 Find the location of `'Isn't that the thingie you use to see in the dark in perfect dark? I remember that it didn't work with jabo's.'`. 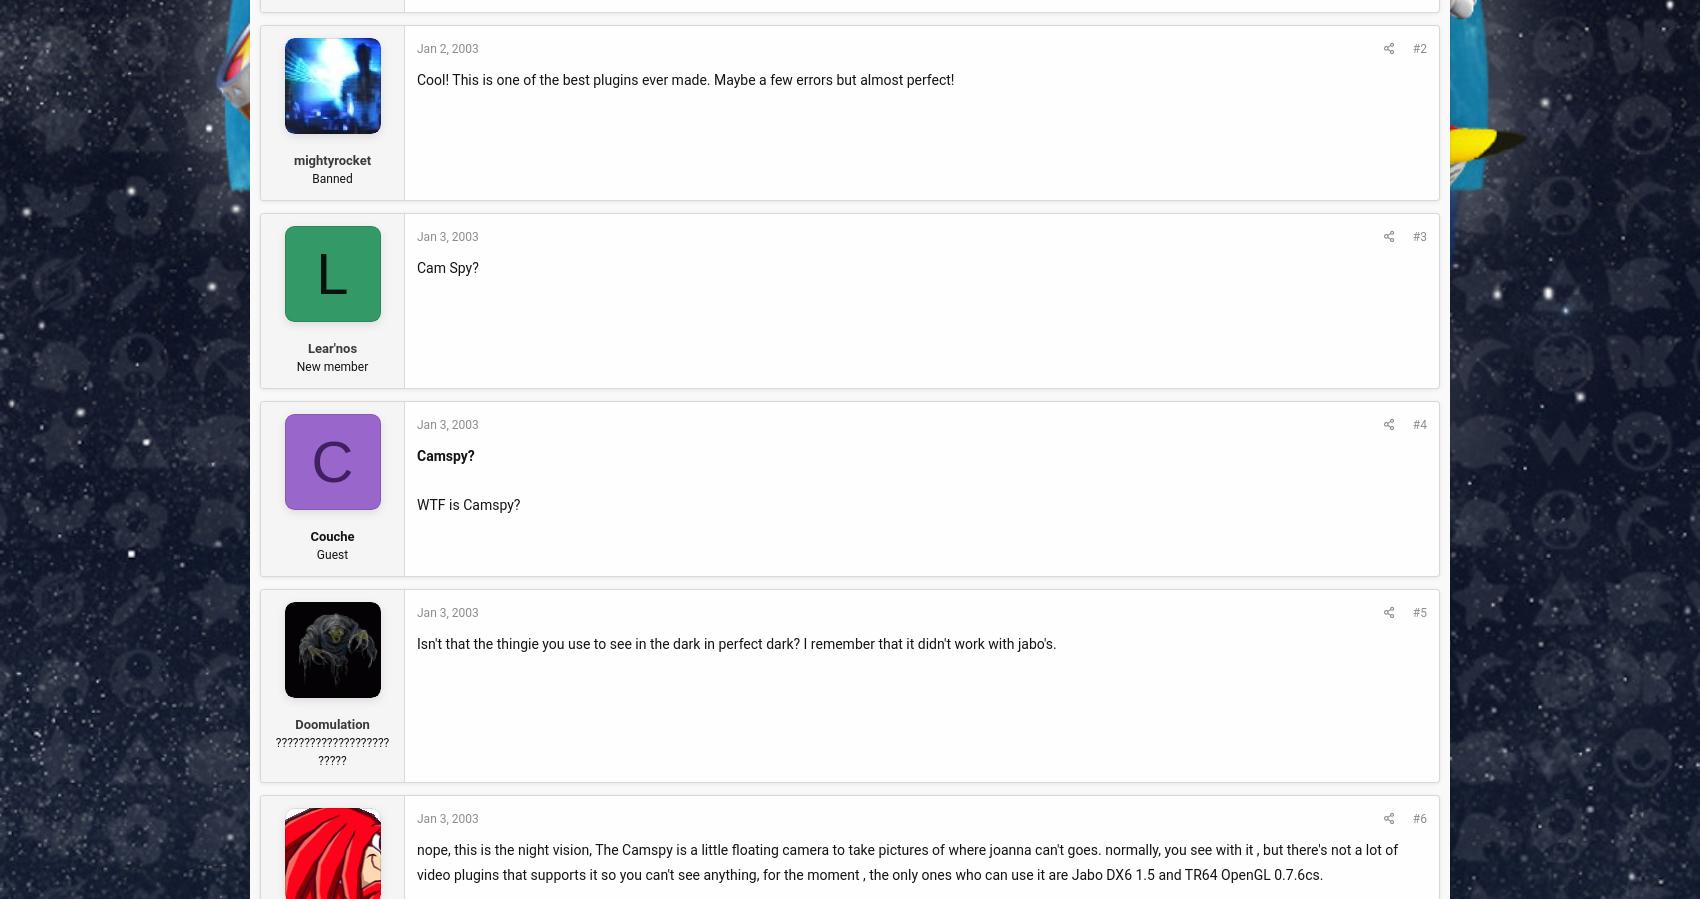

'Isn't that the thingie you use to see in the dark in perfect dark? I remember that it didn't work with jabo's.' is located at coordinates (416, 643).